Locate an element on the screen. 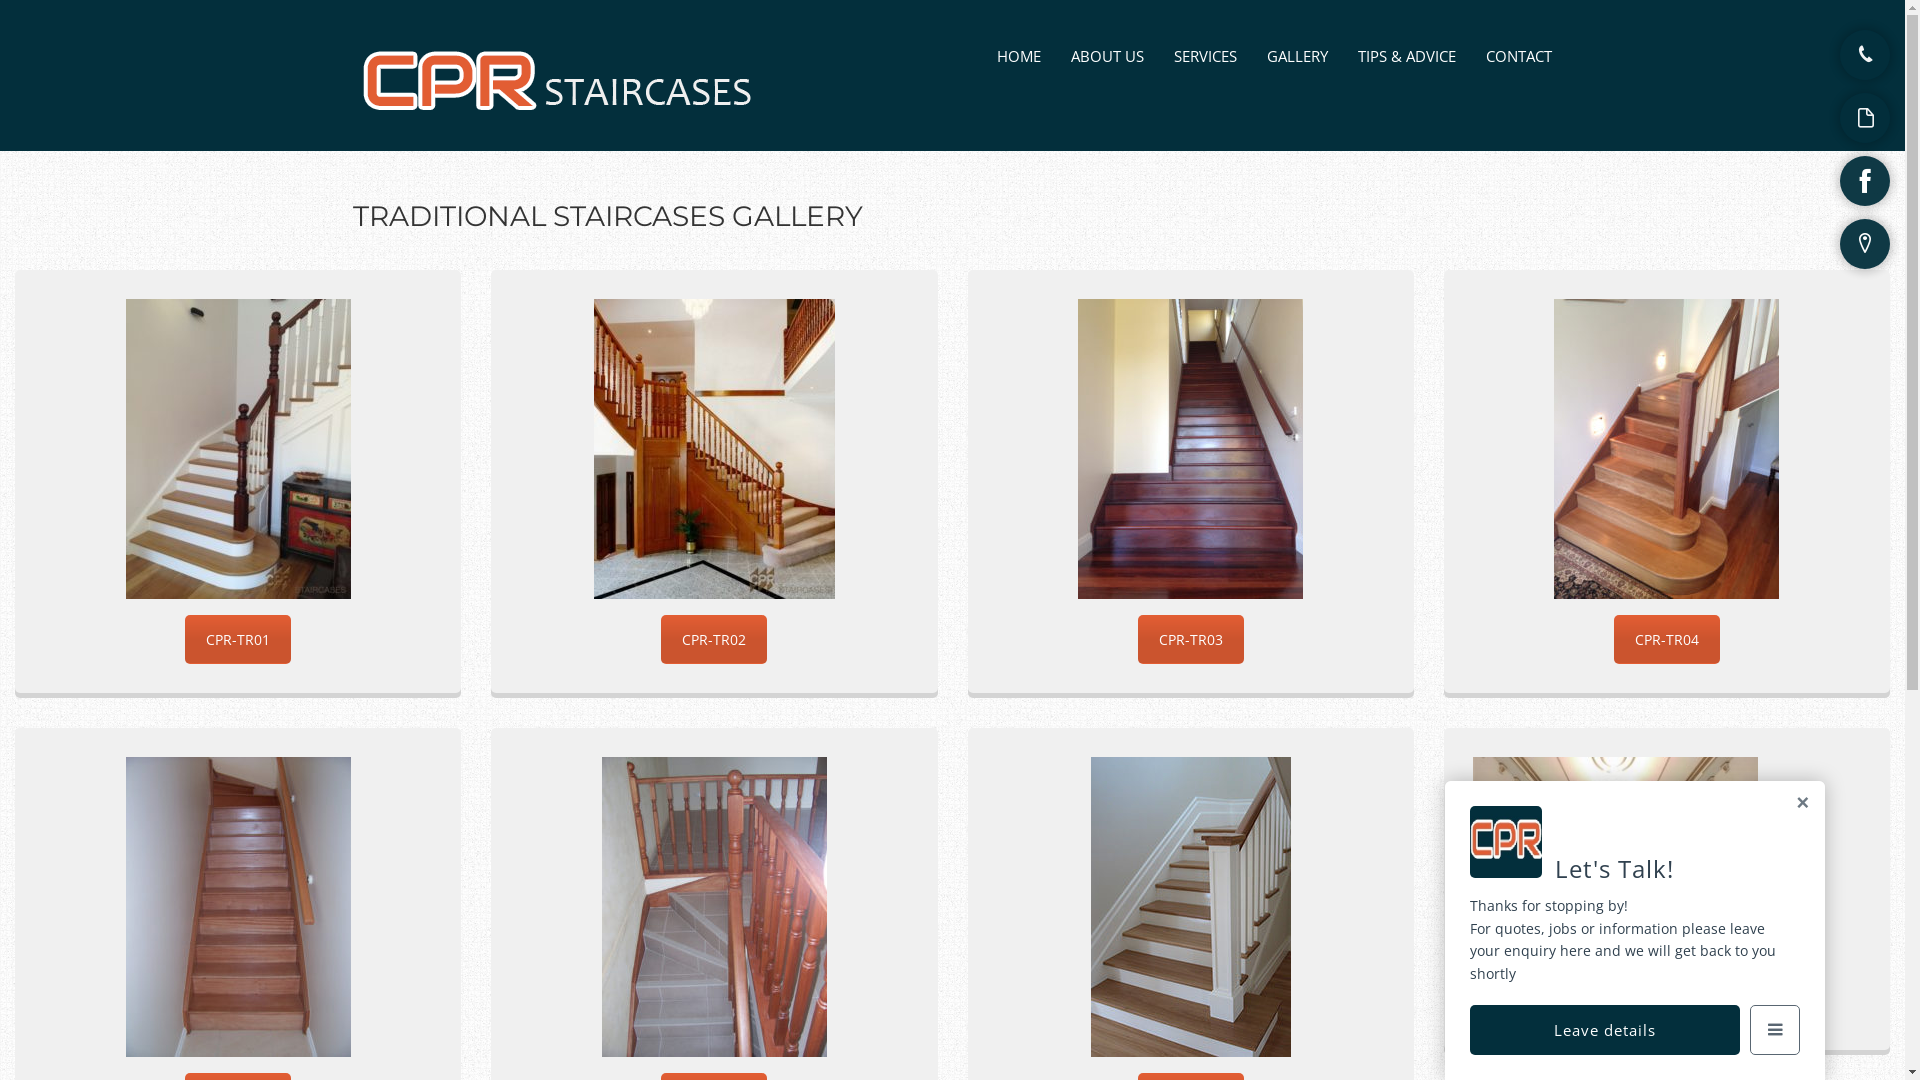  'CONTACT' is located at coordinates (1518, 55).